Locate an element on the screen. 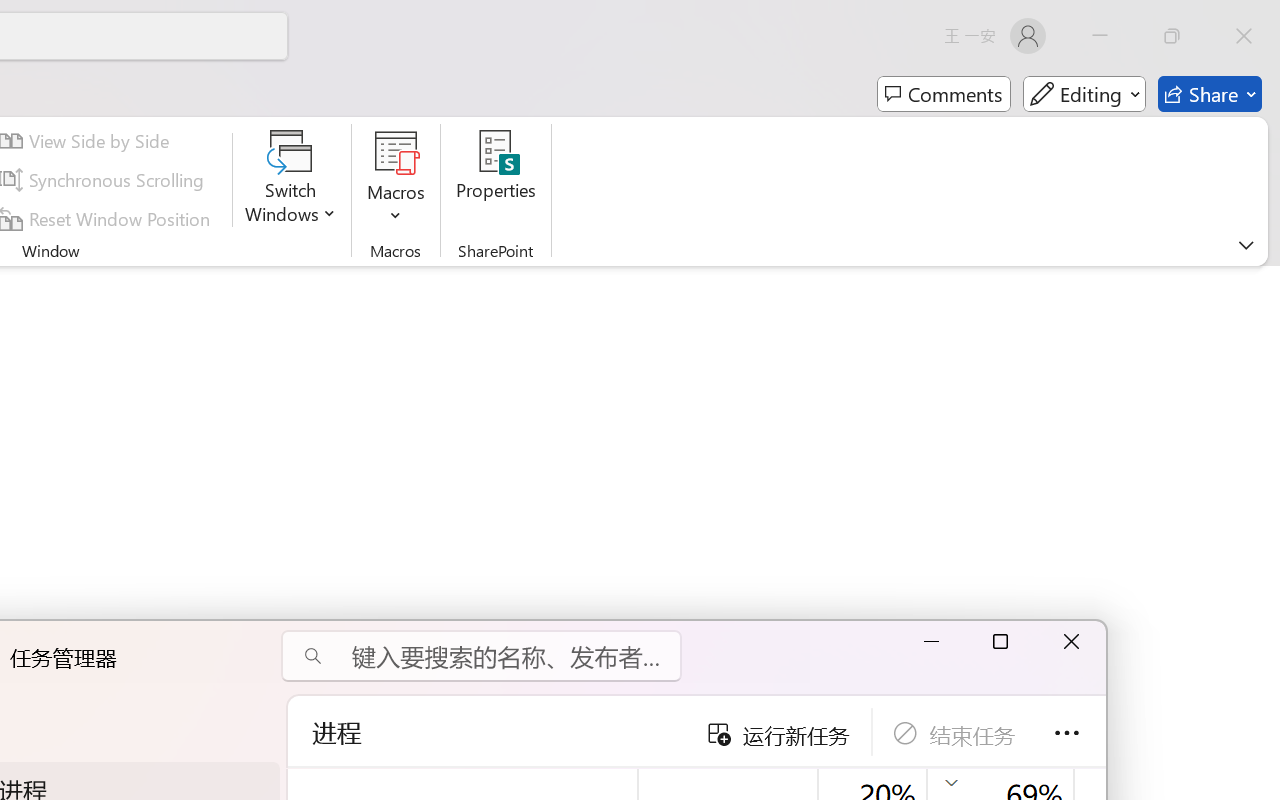  'Mode' is located at coordinates (1083, 94).